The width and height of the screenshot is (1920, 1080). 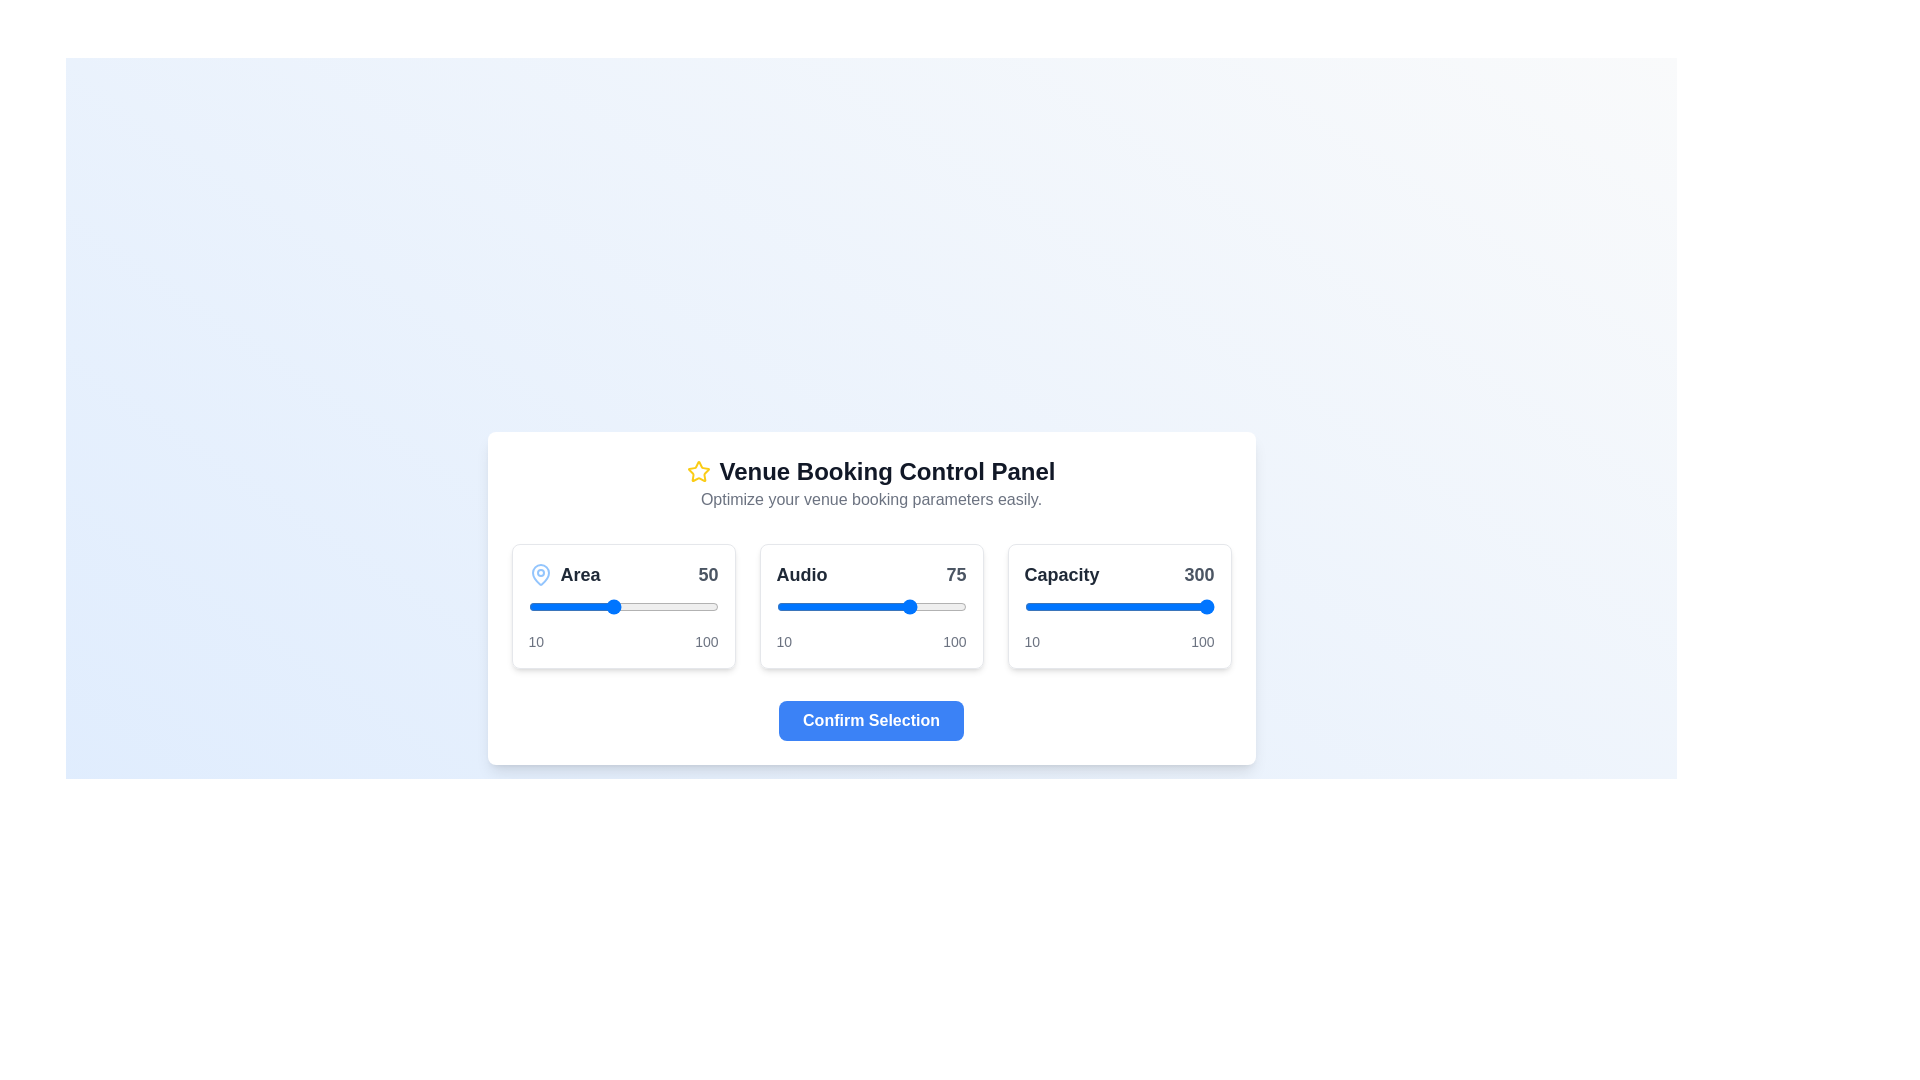 I want to click on the audio level, so click(x=814, y=605).